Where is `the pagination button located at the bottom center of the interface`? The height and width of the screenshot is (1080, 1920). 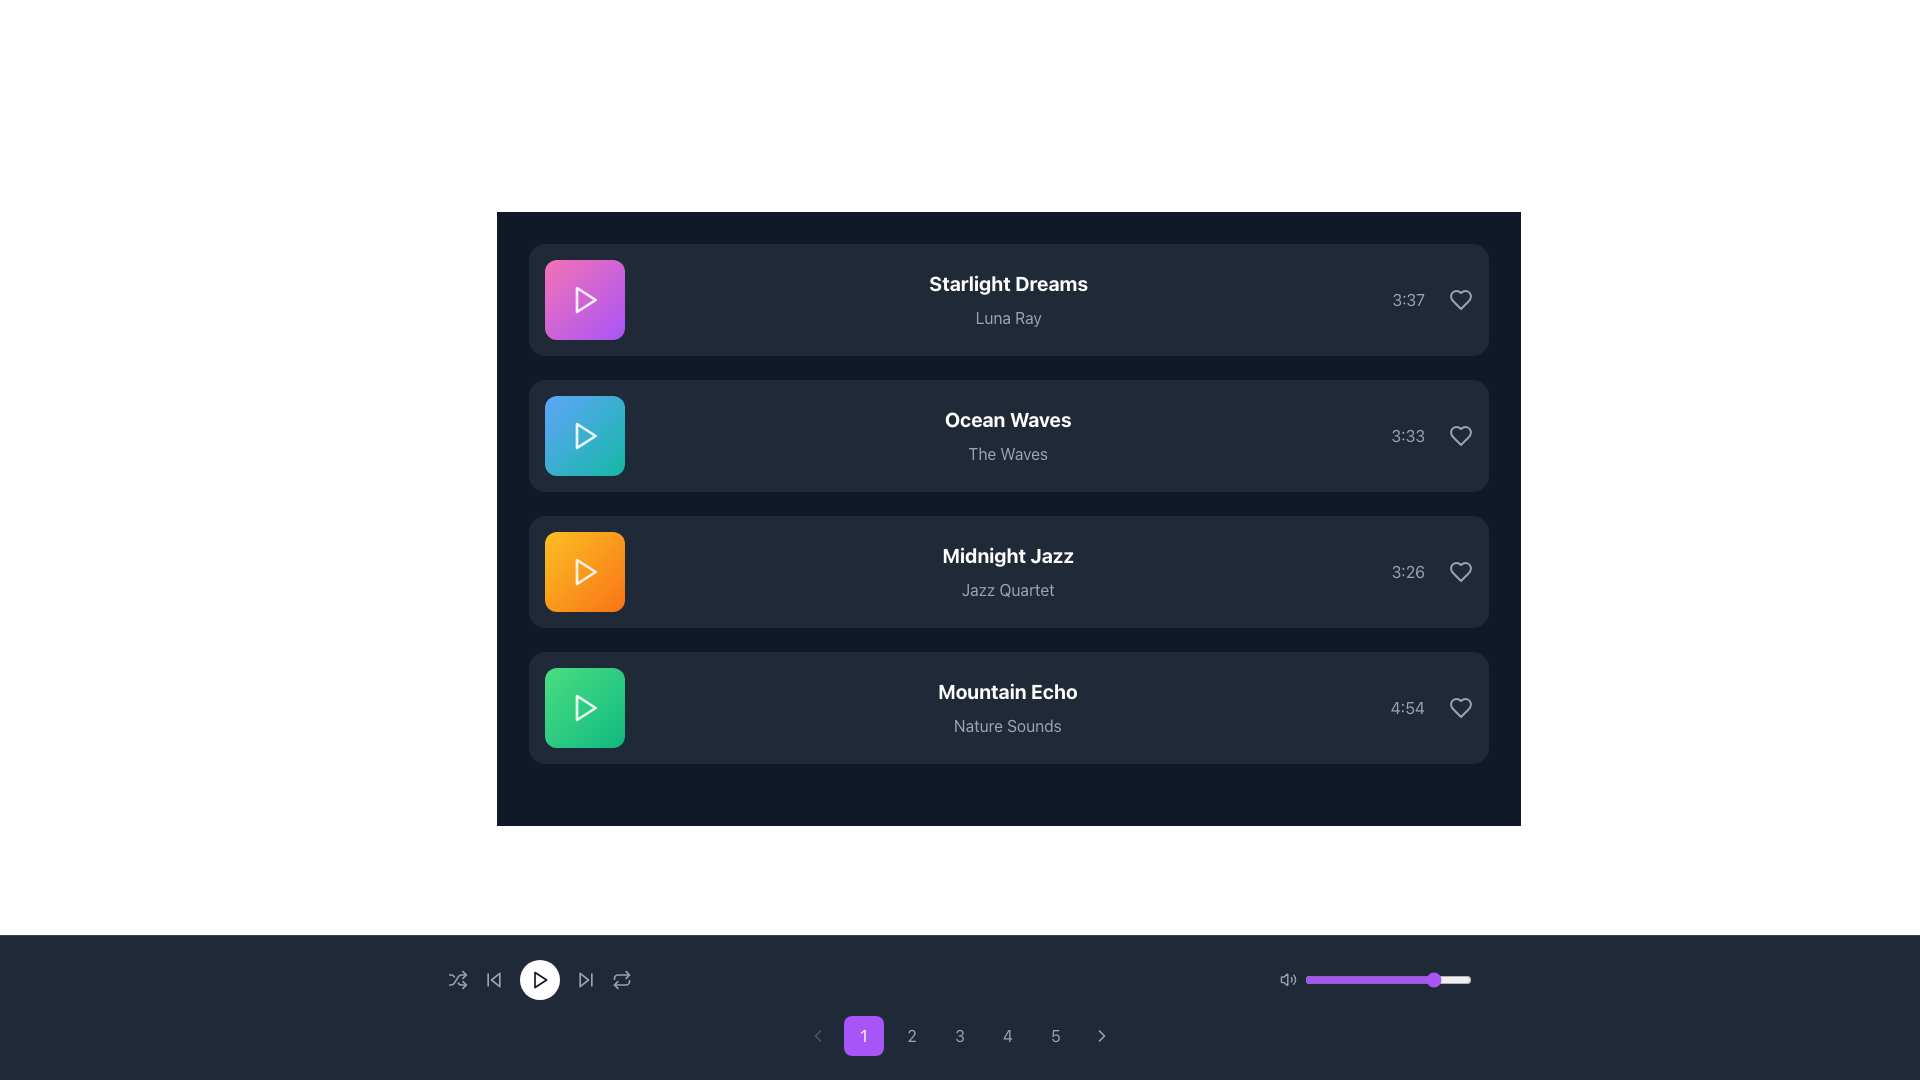
the pagination button located at the bottom center of the interface is located at coordinates (1101, 1035).